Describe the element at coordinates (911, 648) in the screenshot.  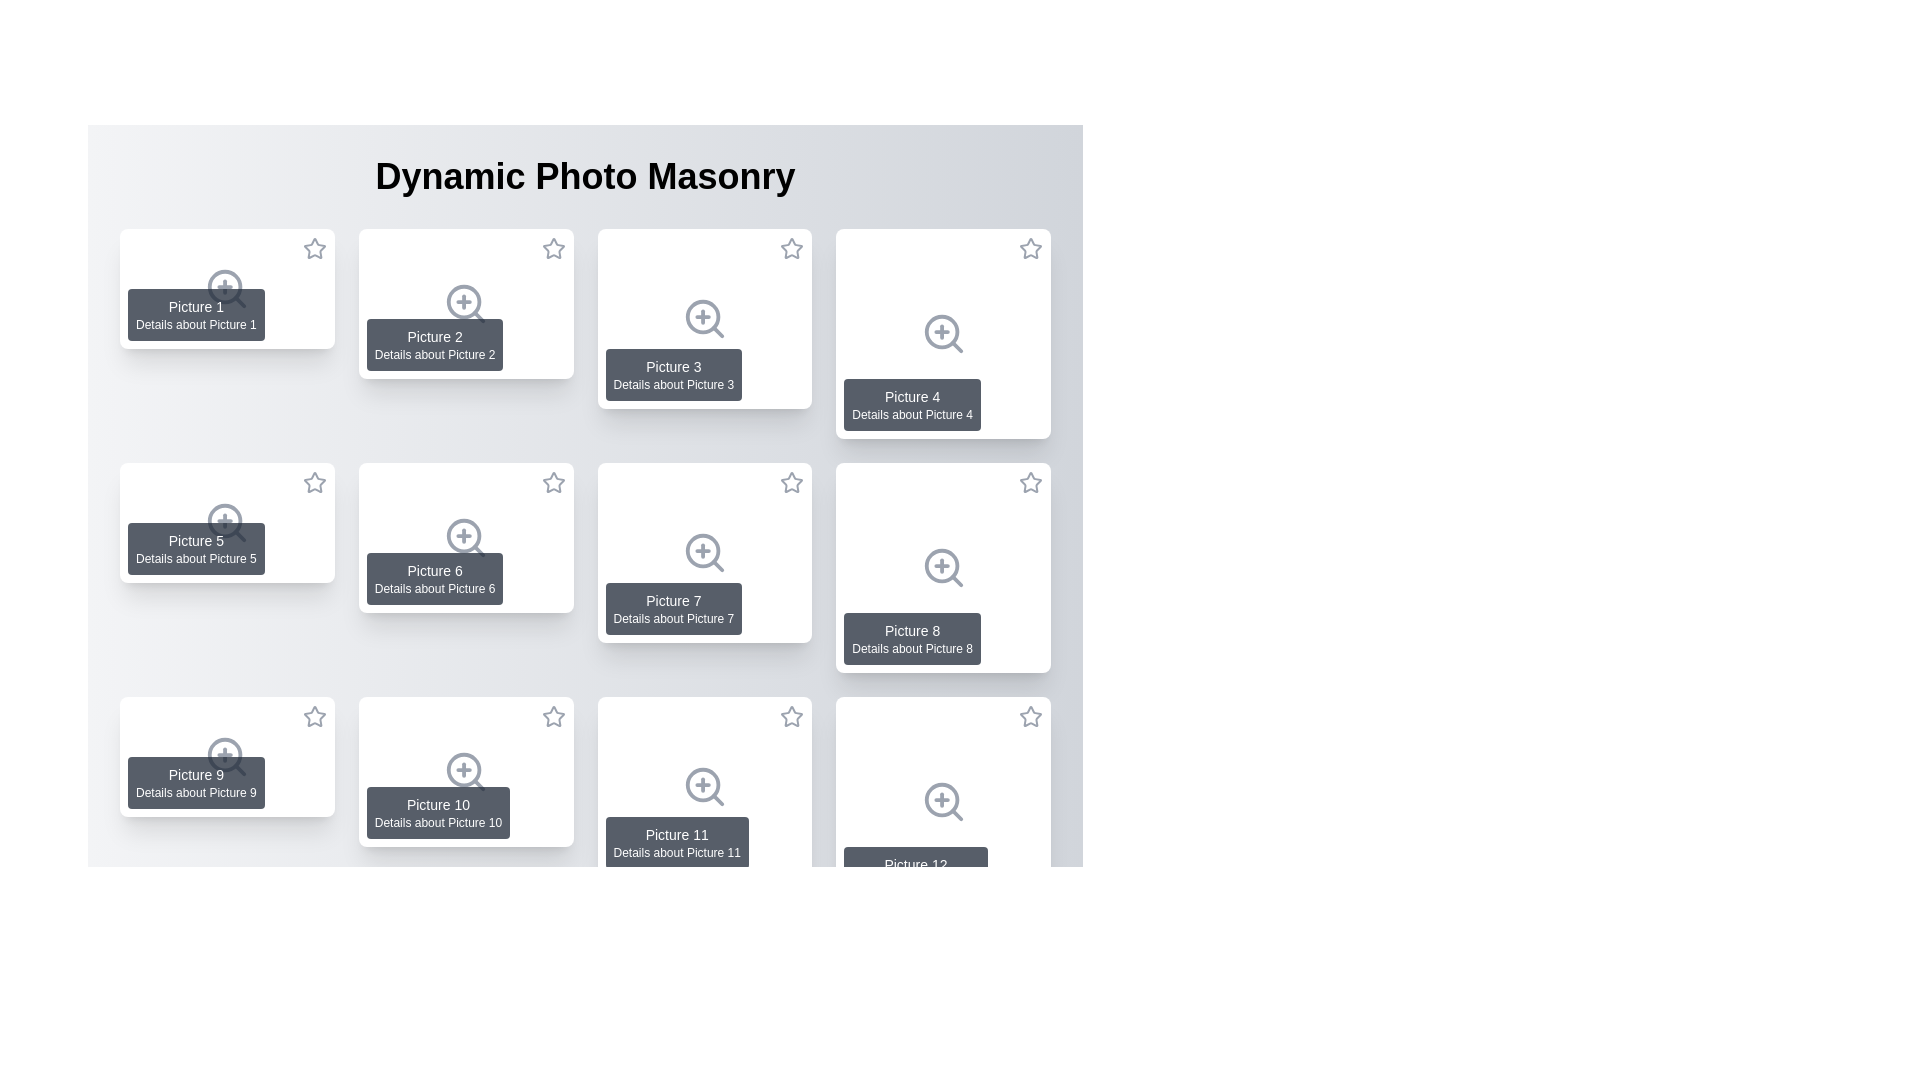
I see `the static text label displaying 'Details about Picture 8' which is located within the card titled 'Picture 8' in the middle-right area of the layout` at that location.